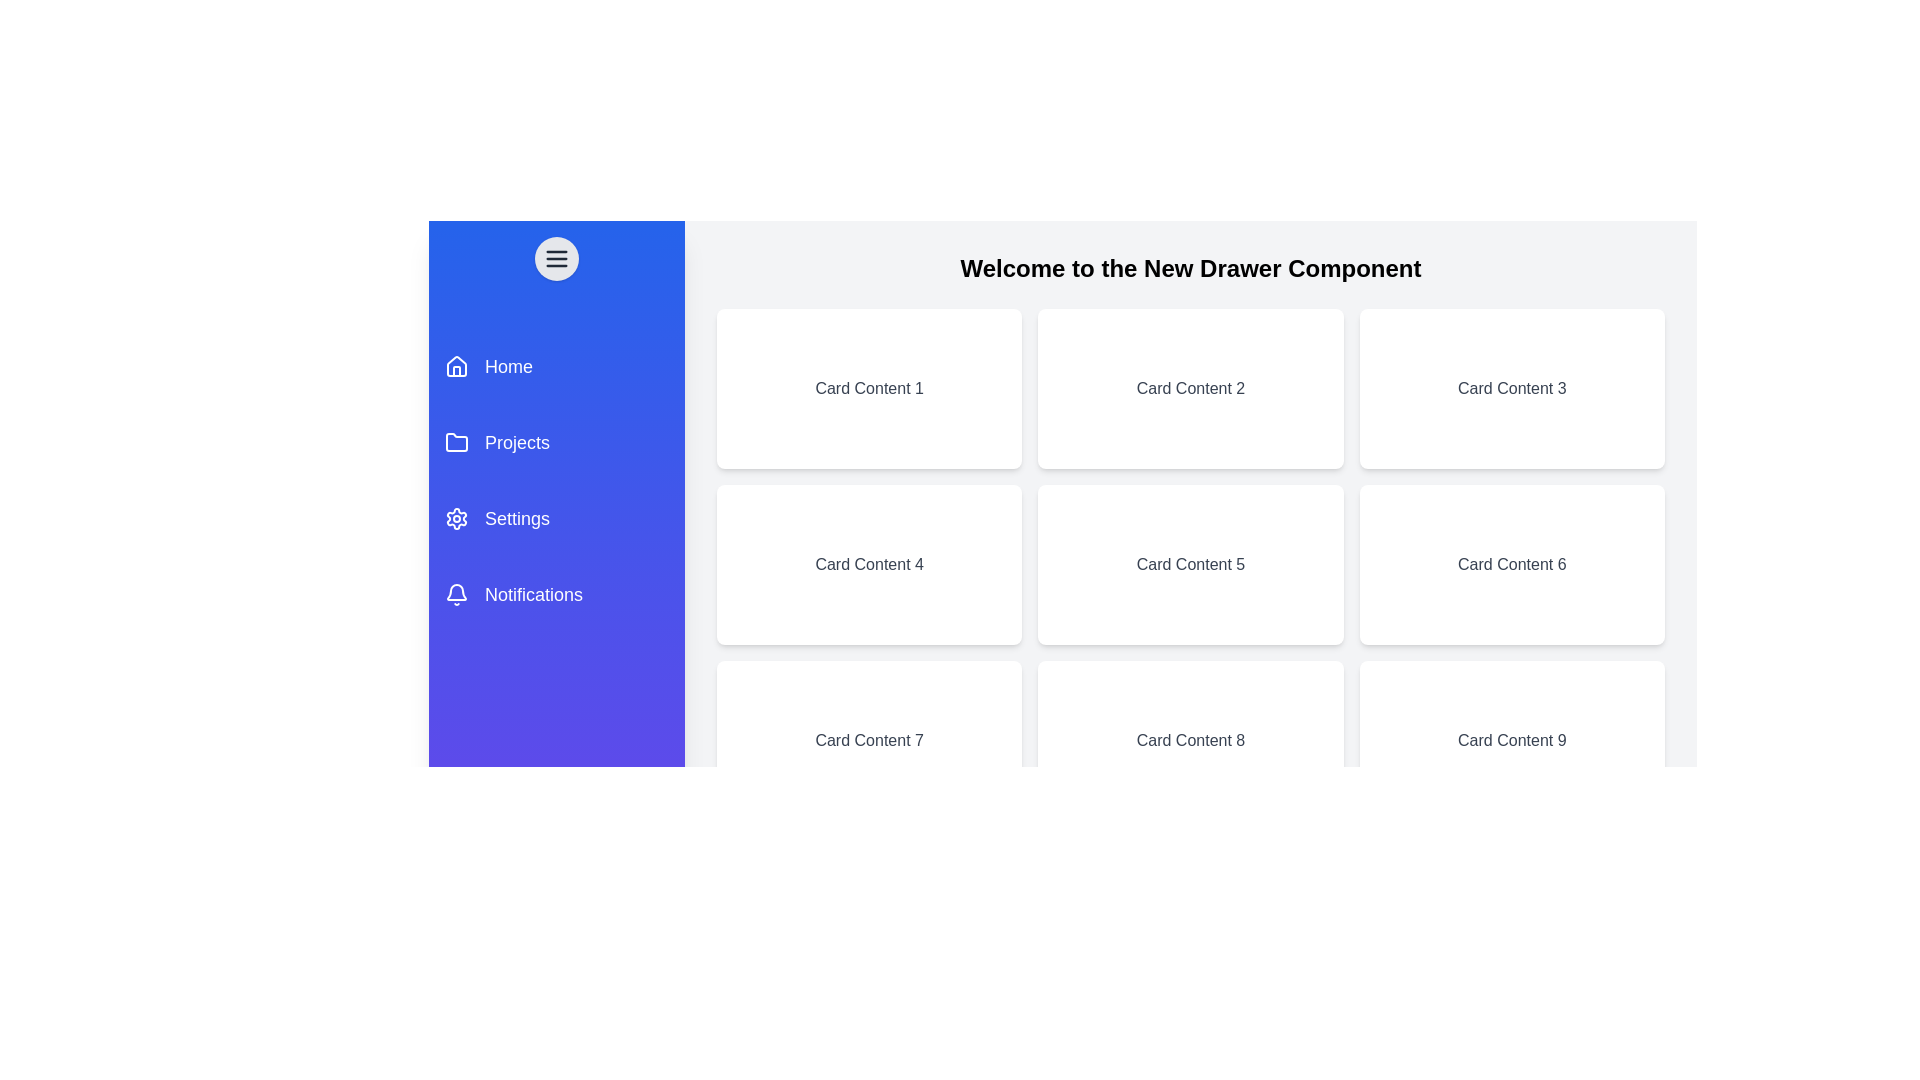 The height and width of the screenshot is (1080, 1920). I want to click on the menu item Home in the drawer, so click(556, 366).